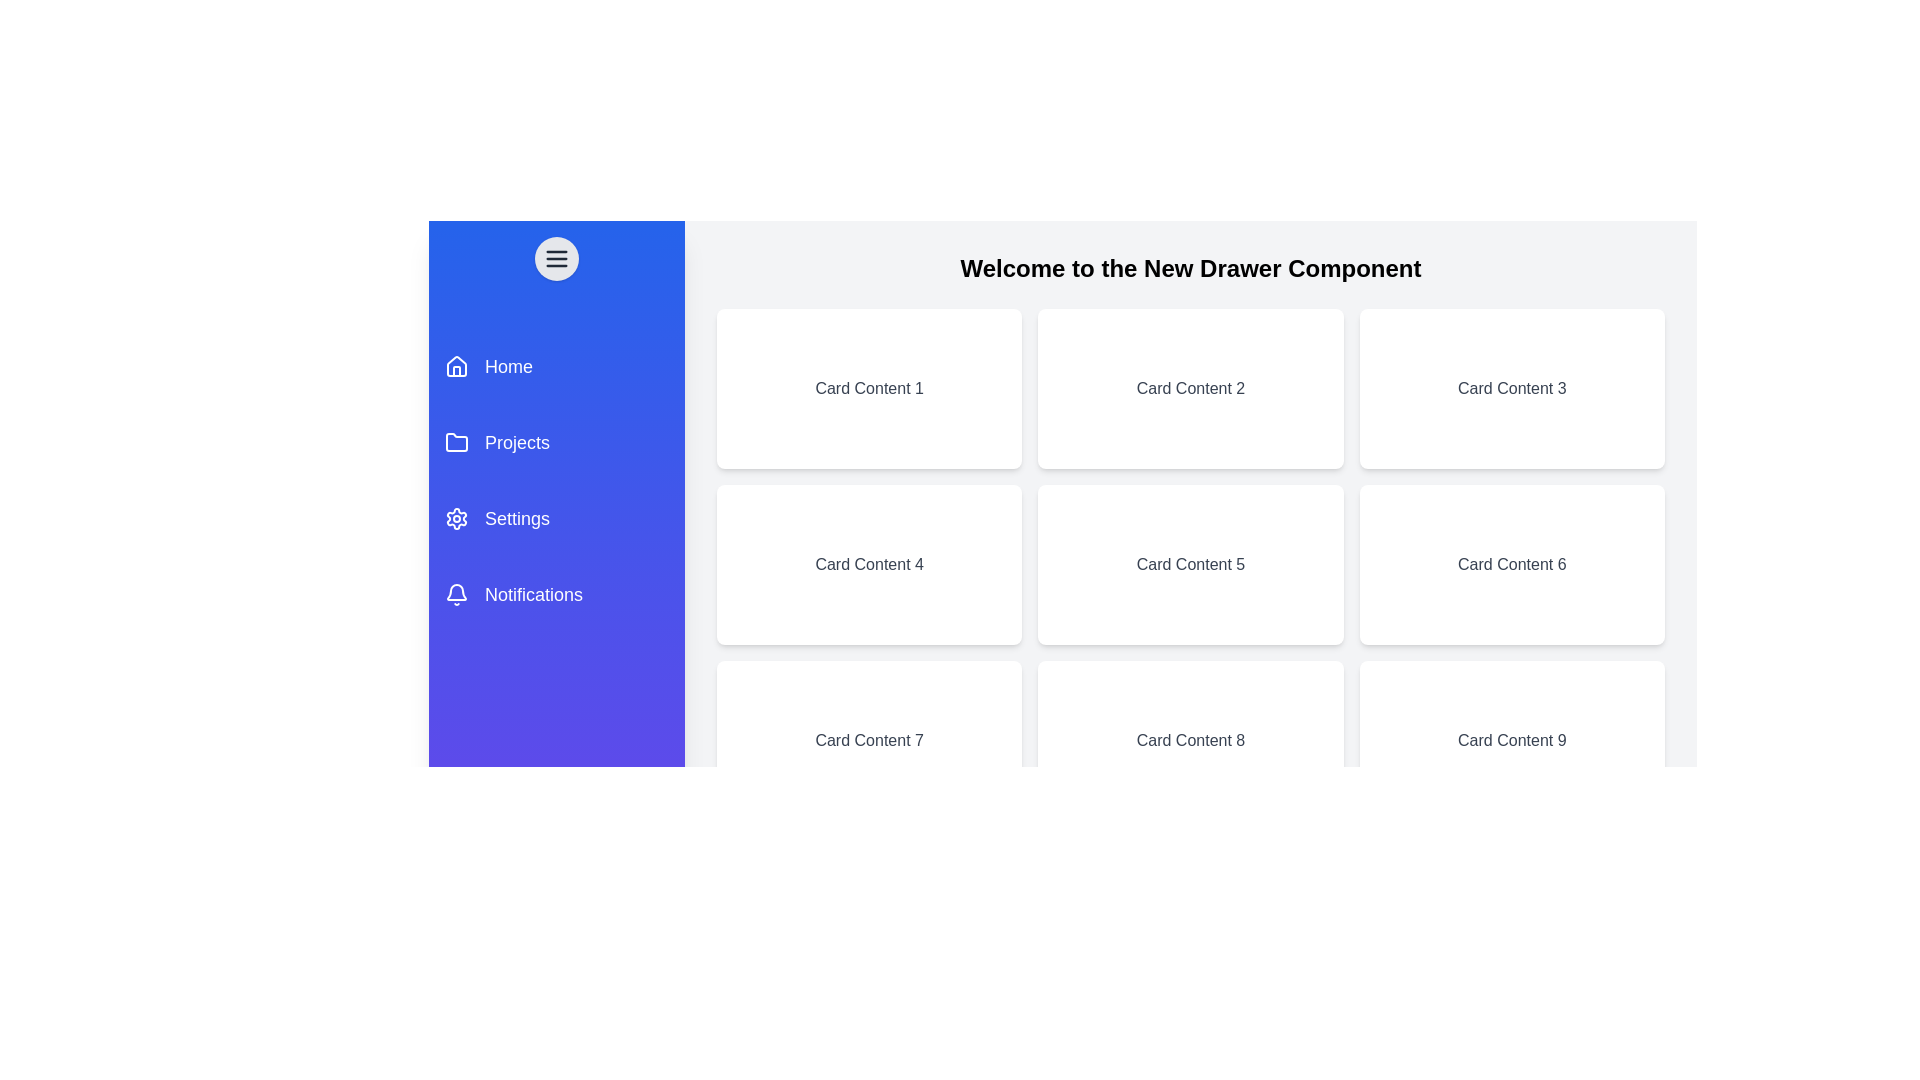 The height and width of the screenshot is (1080, 1920). I want to click on the menu item Home in the drawer, so click(556, 366).